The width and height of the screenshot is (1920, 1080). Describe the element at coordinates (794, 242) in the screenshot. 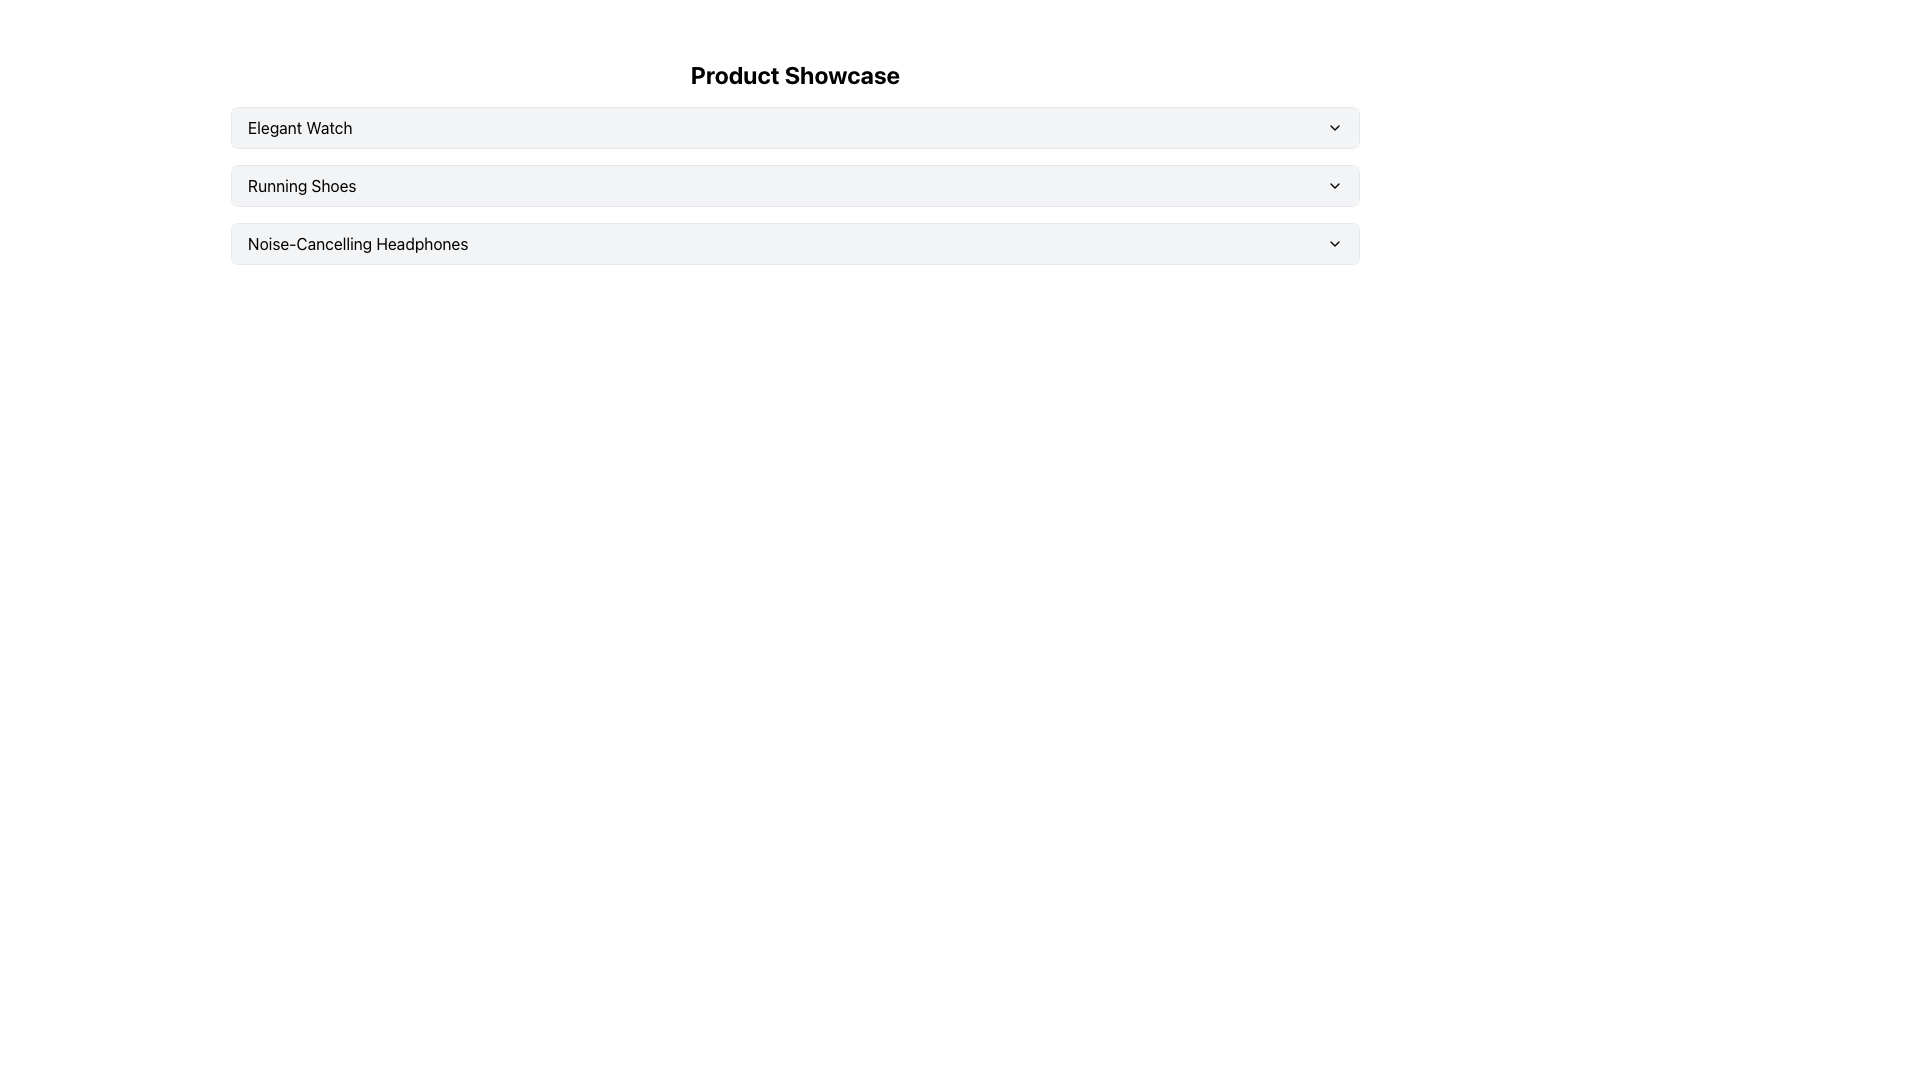

I see `the selectable item in the dropdown menu related to 'Noise-Cancelling Headphones'` at that location.